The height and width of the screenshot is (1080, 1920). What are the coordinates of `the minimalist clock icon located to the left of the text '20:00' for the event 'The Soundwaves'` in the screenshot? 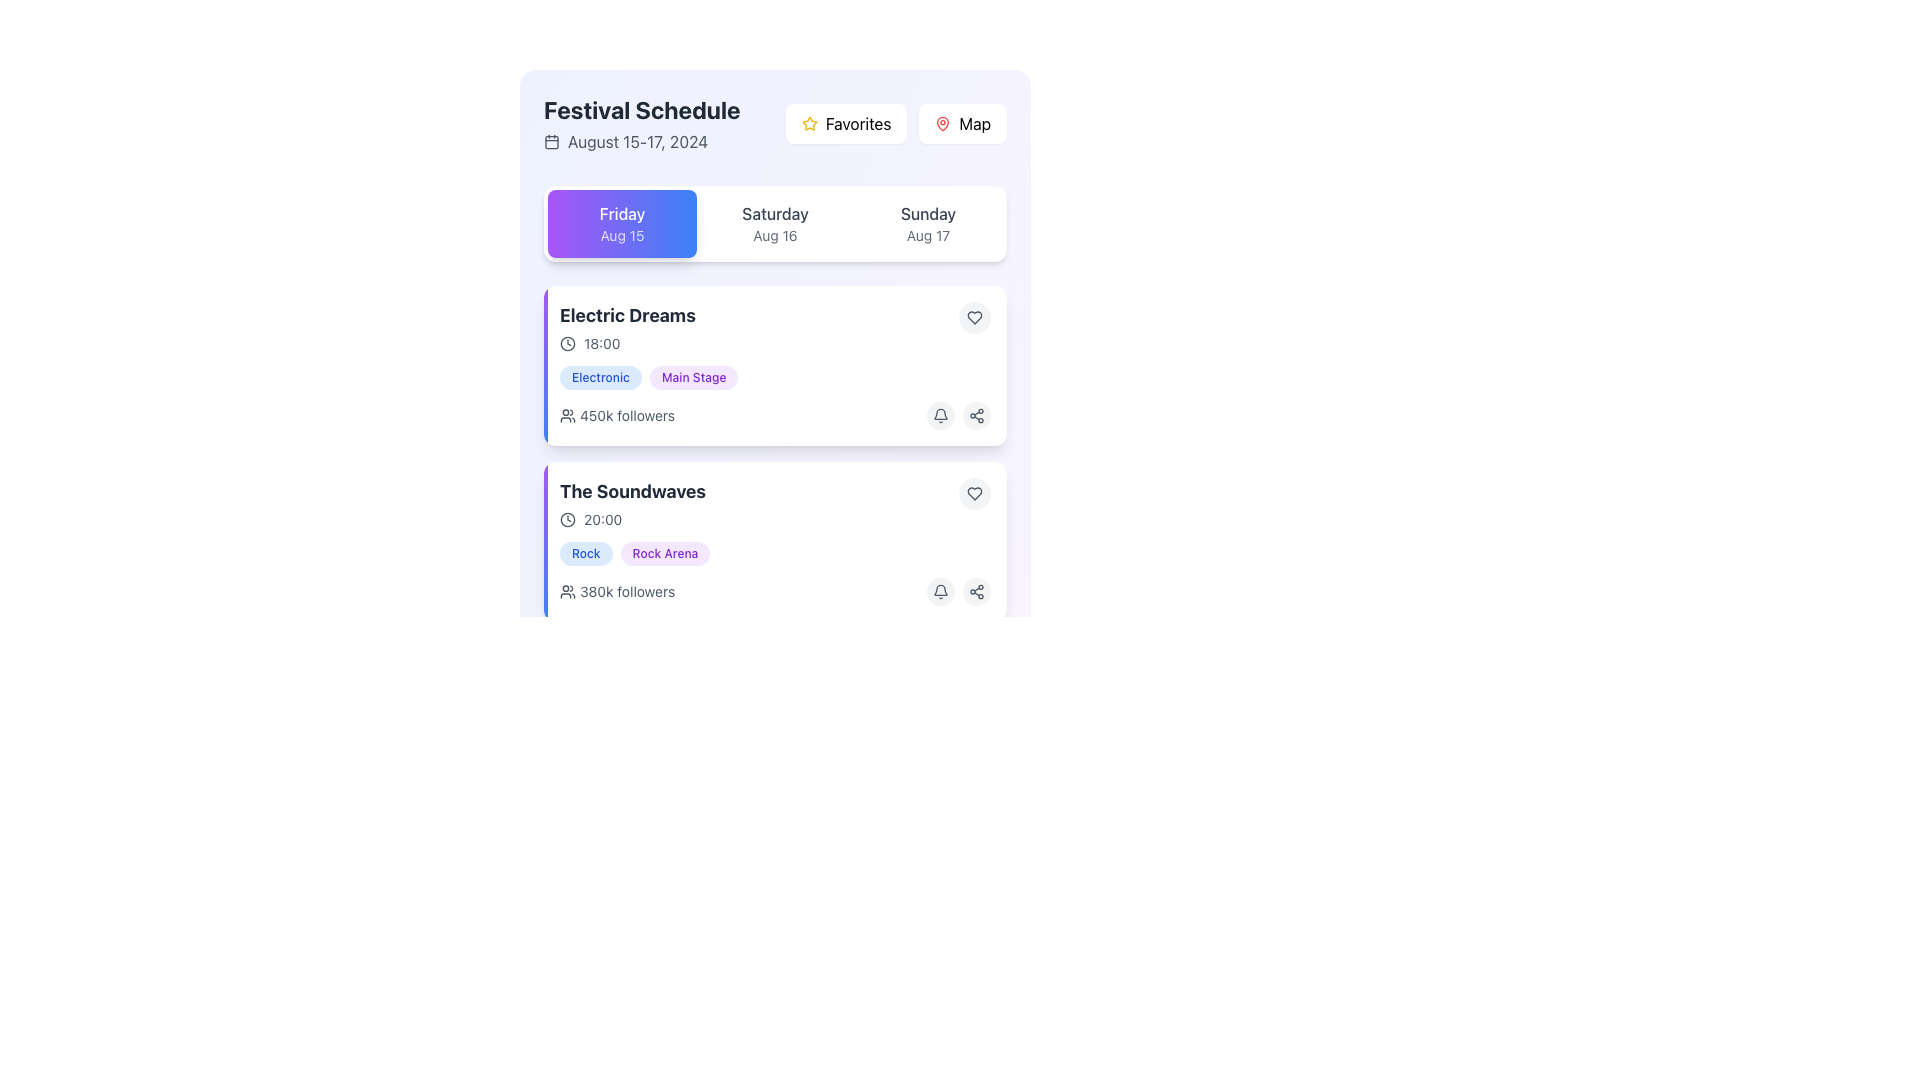 It's located at (566, 519).